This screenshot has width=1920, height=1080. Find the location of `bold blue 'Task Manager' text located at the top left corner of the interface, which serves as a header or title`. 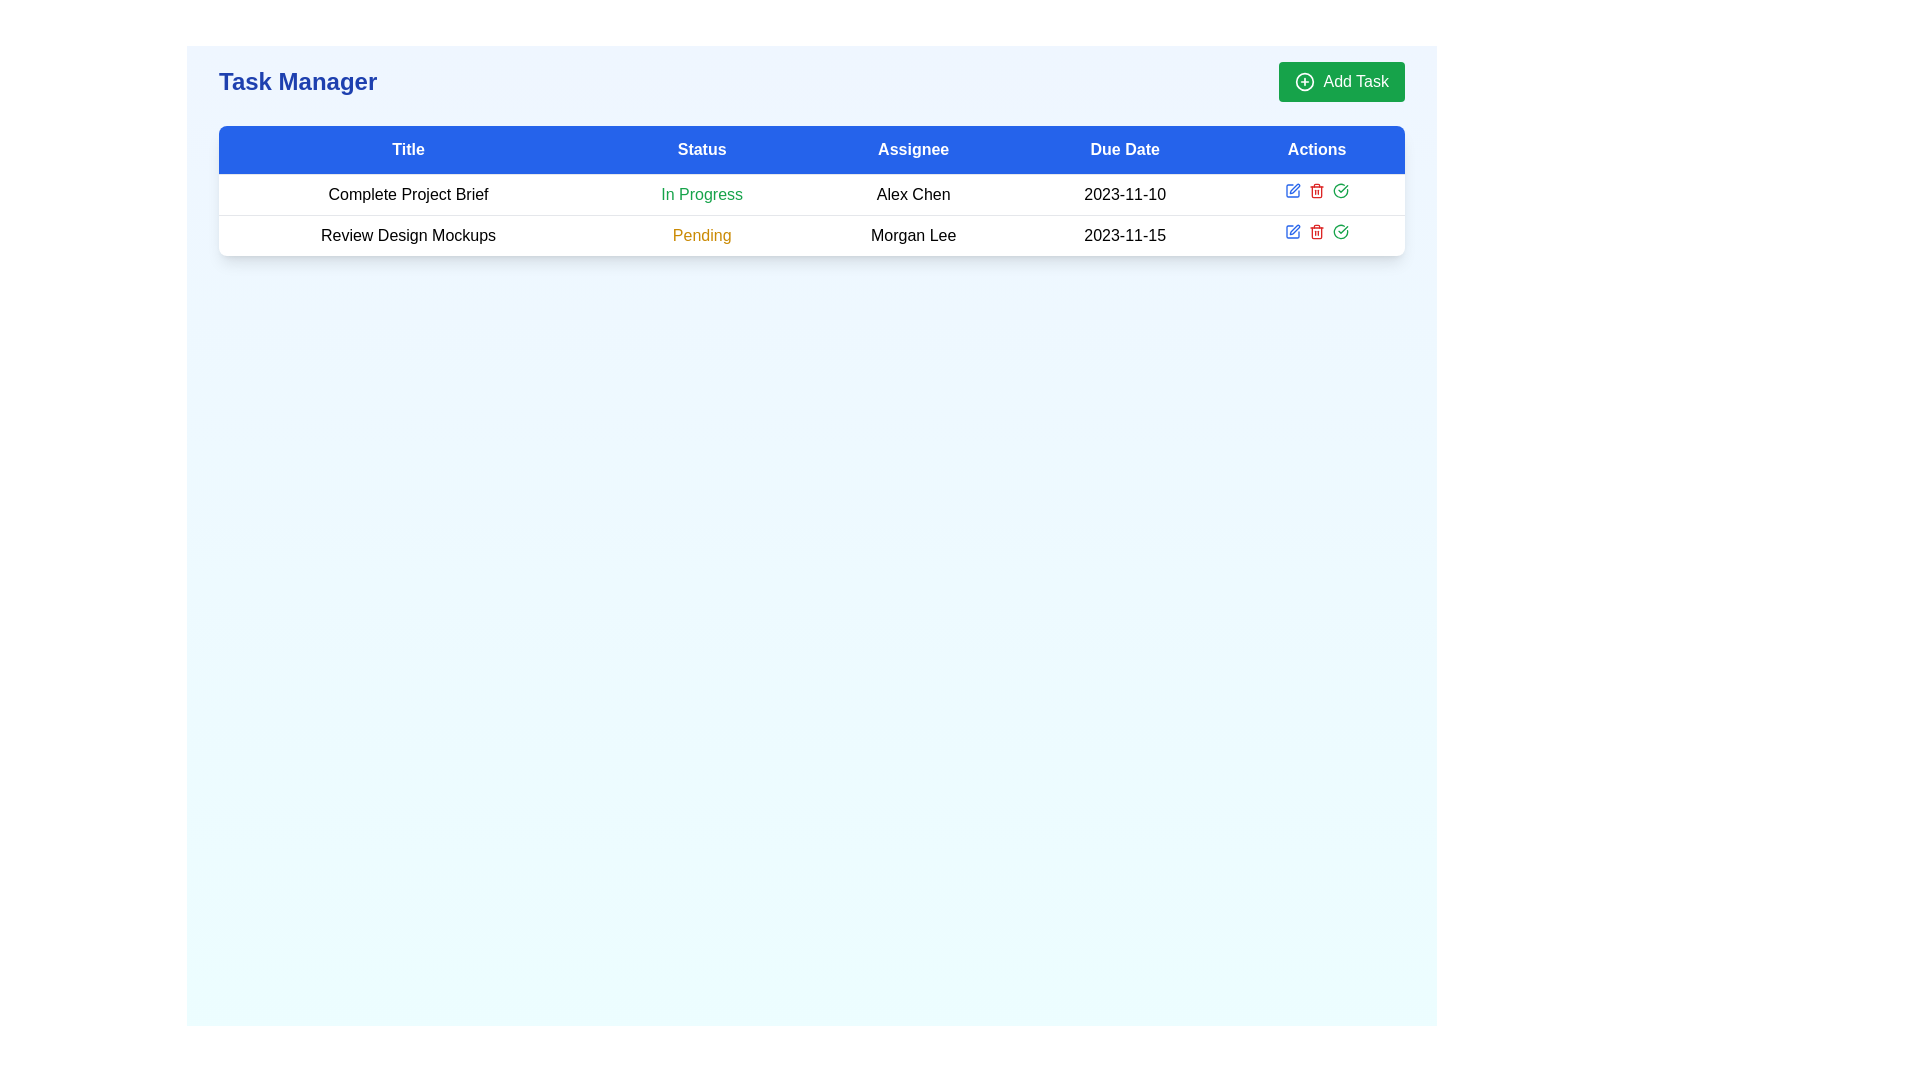

bold blue 'Task Manager' text located at the top left corner of the interface, which serves as a header or title is located at coordinates (297, 80).